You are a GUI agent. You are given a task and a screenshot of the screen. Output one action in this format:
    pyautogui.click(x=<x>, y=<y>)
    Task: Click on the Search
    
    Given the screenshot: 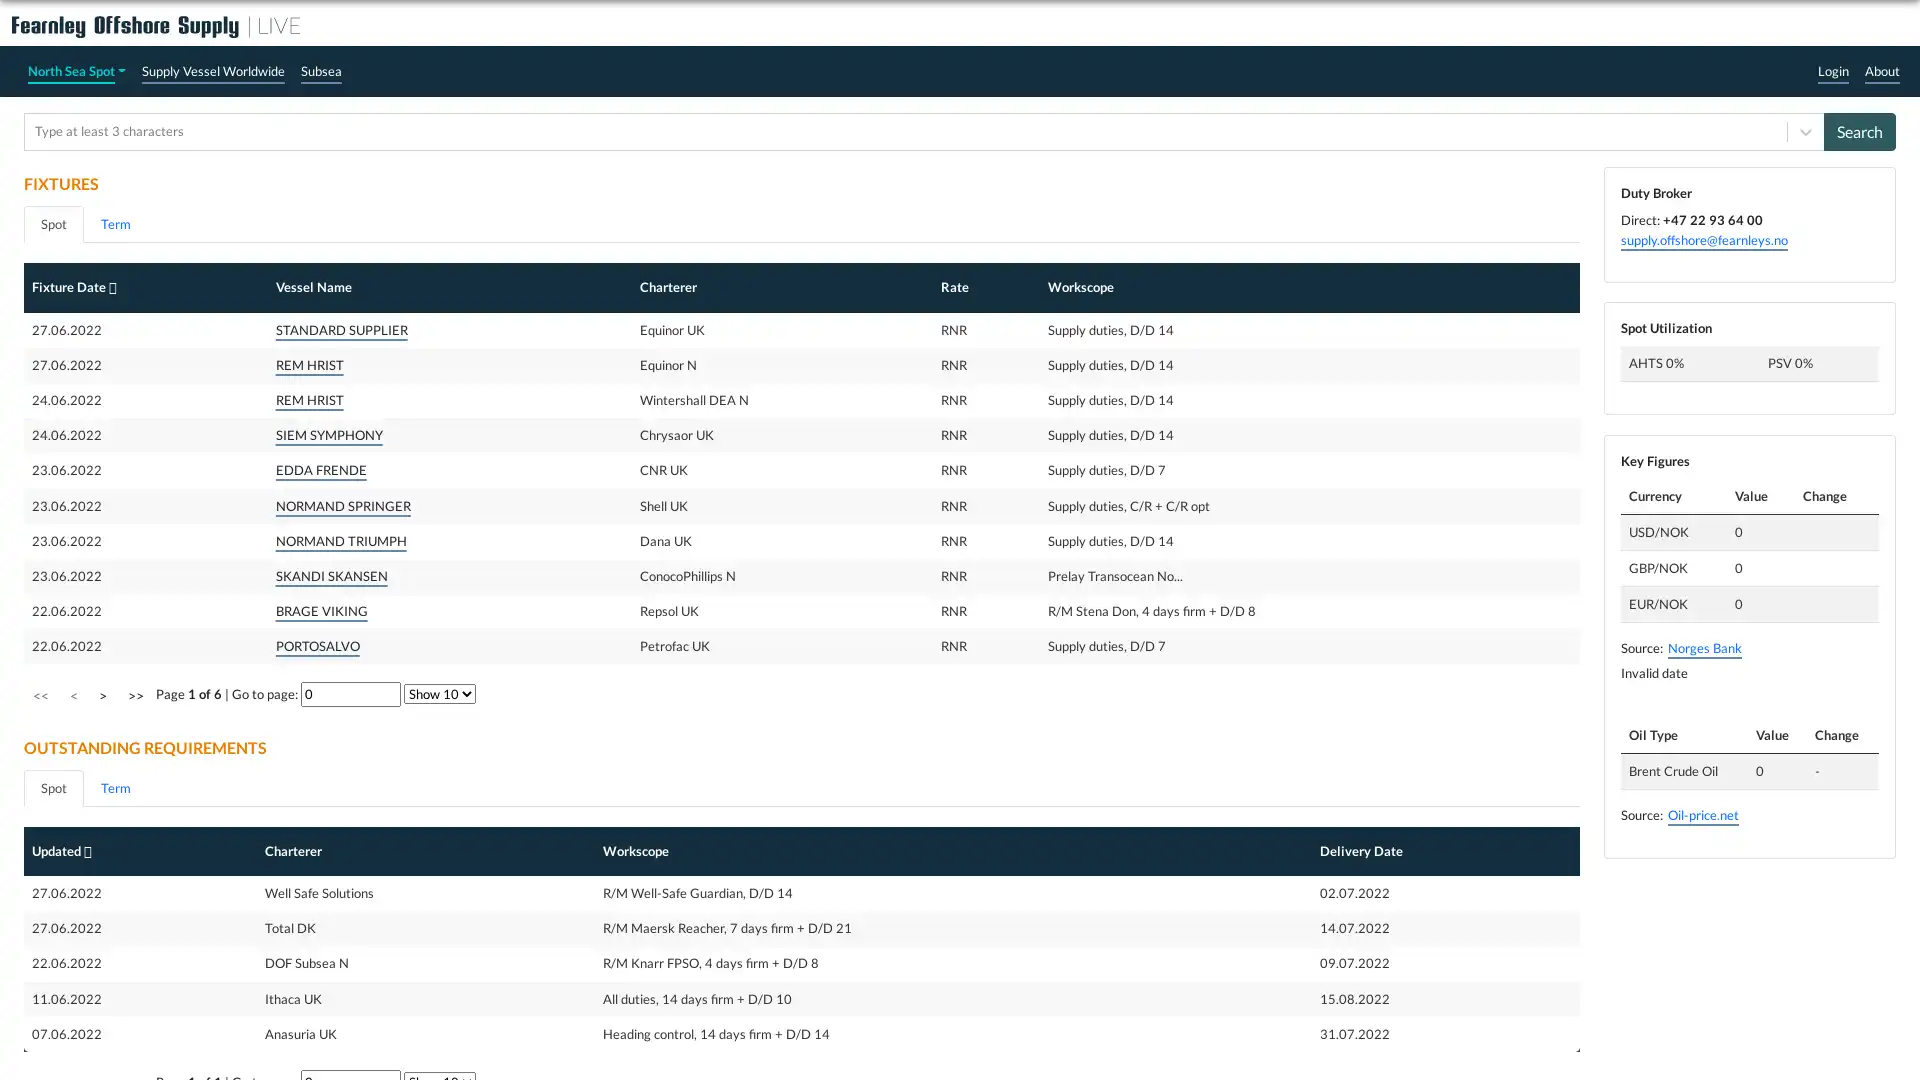 What is the action you would take?
    pyautogui.click(x=1859, y=131)
    